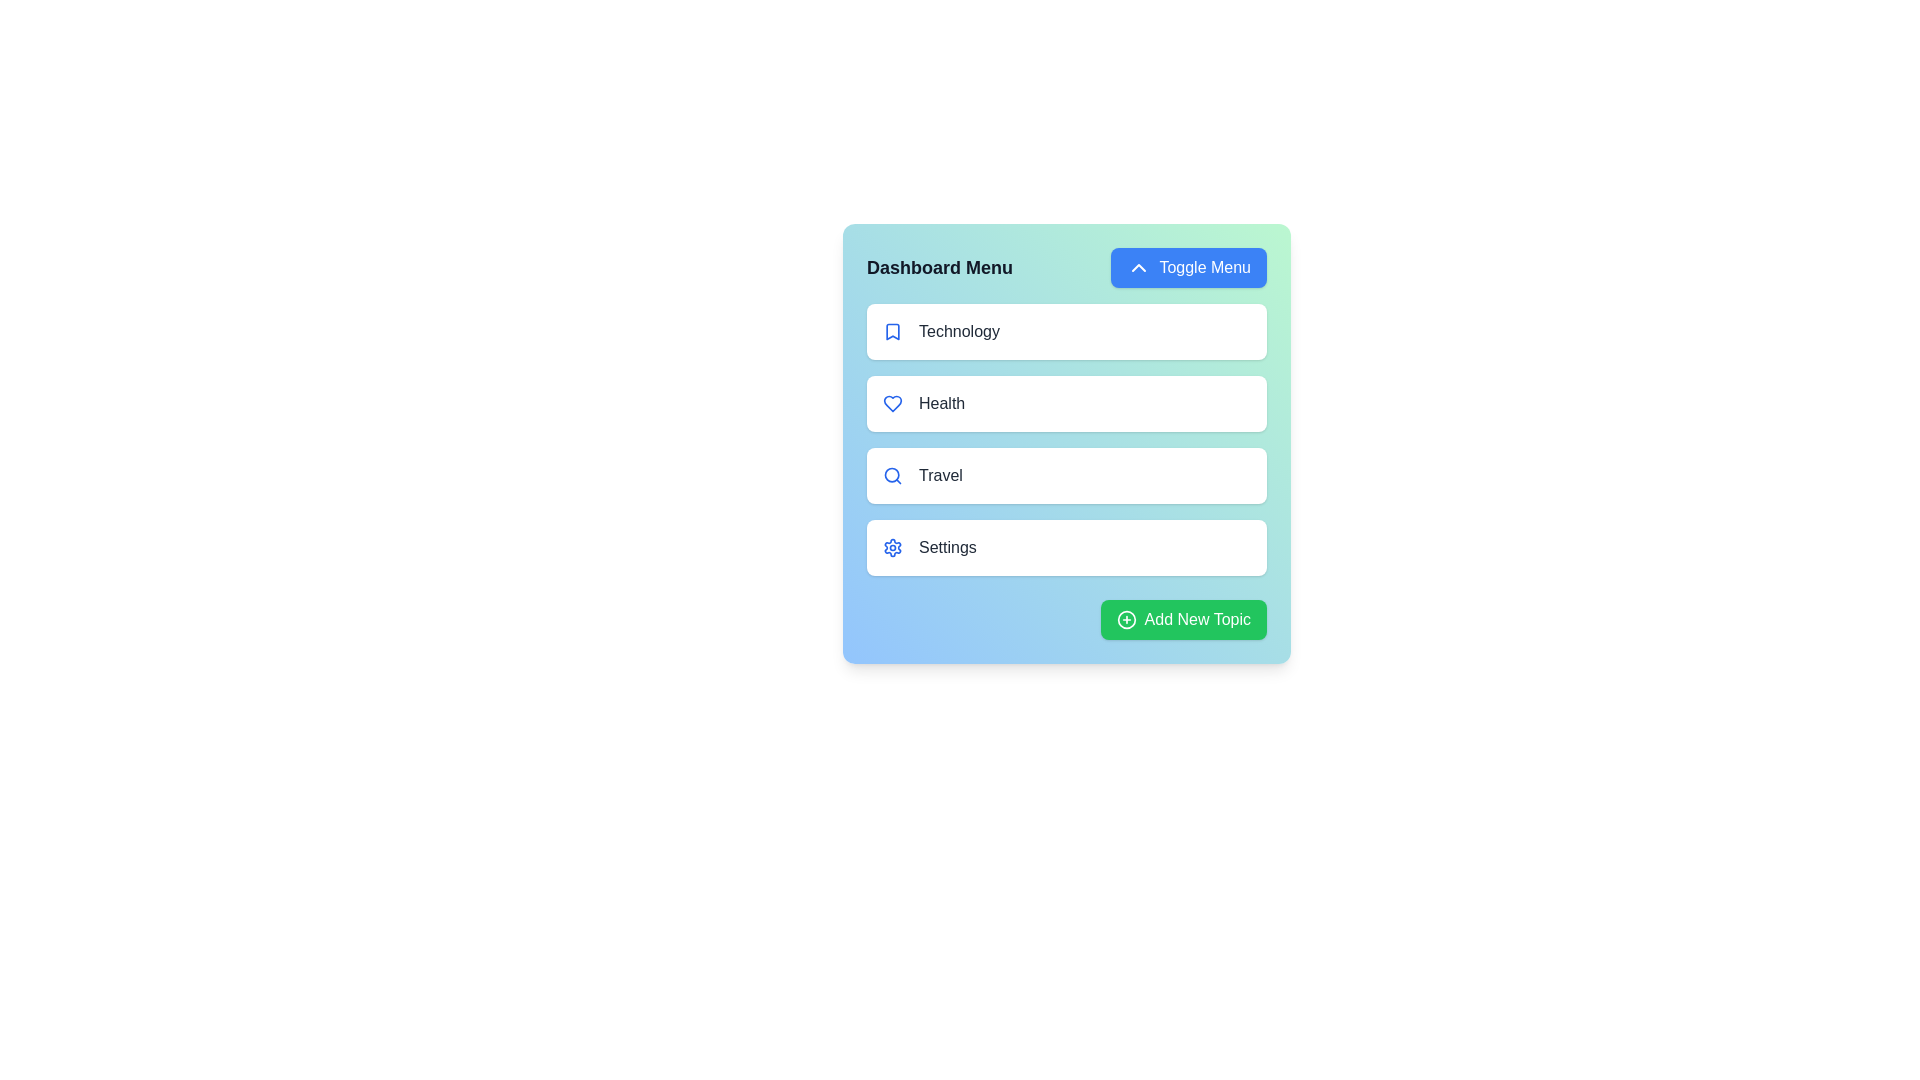  I want to click on the icon associated with the topic Technology in the list, so click(891, 330).